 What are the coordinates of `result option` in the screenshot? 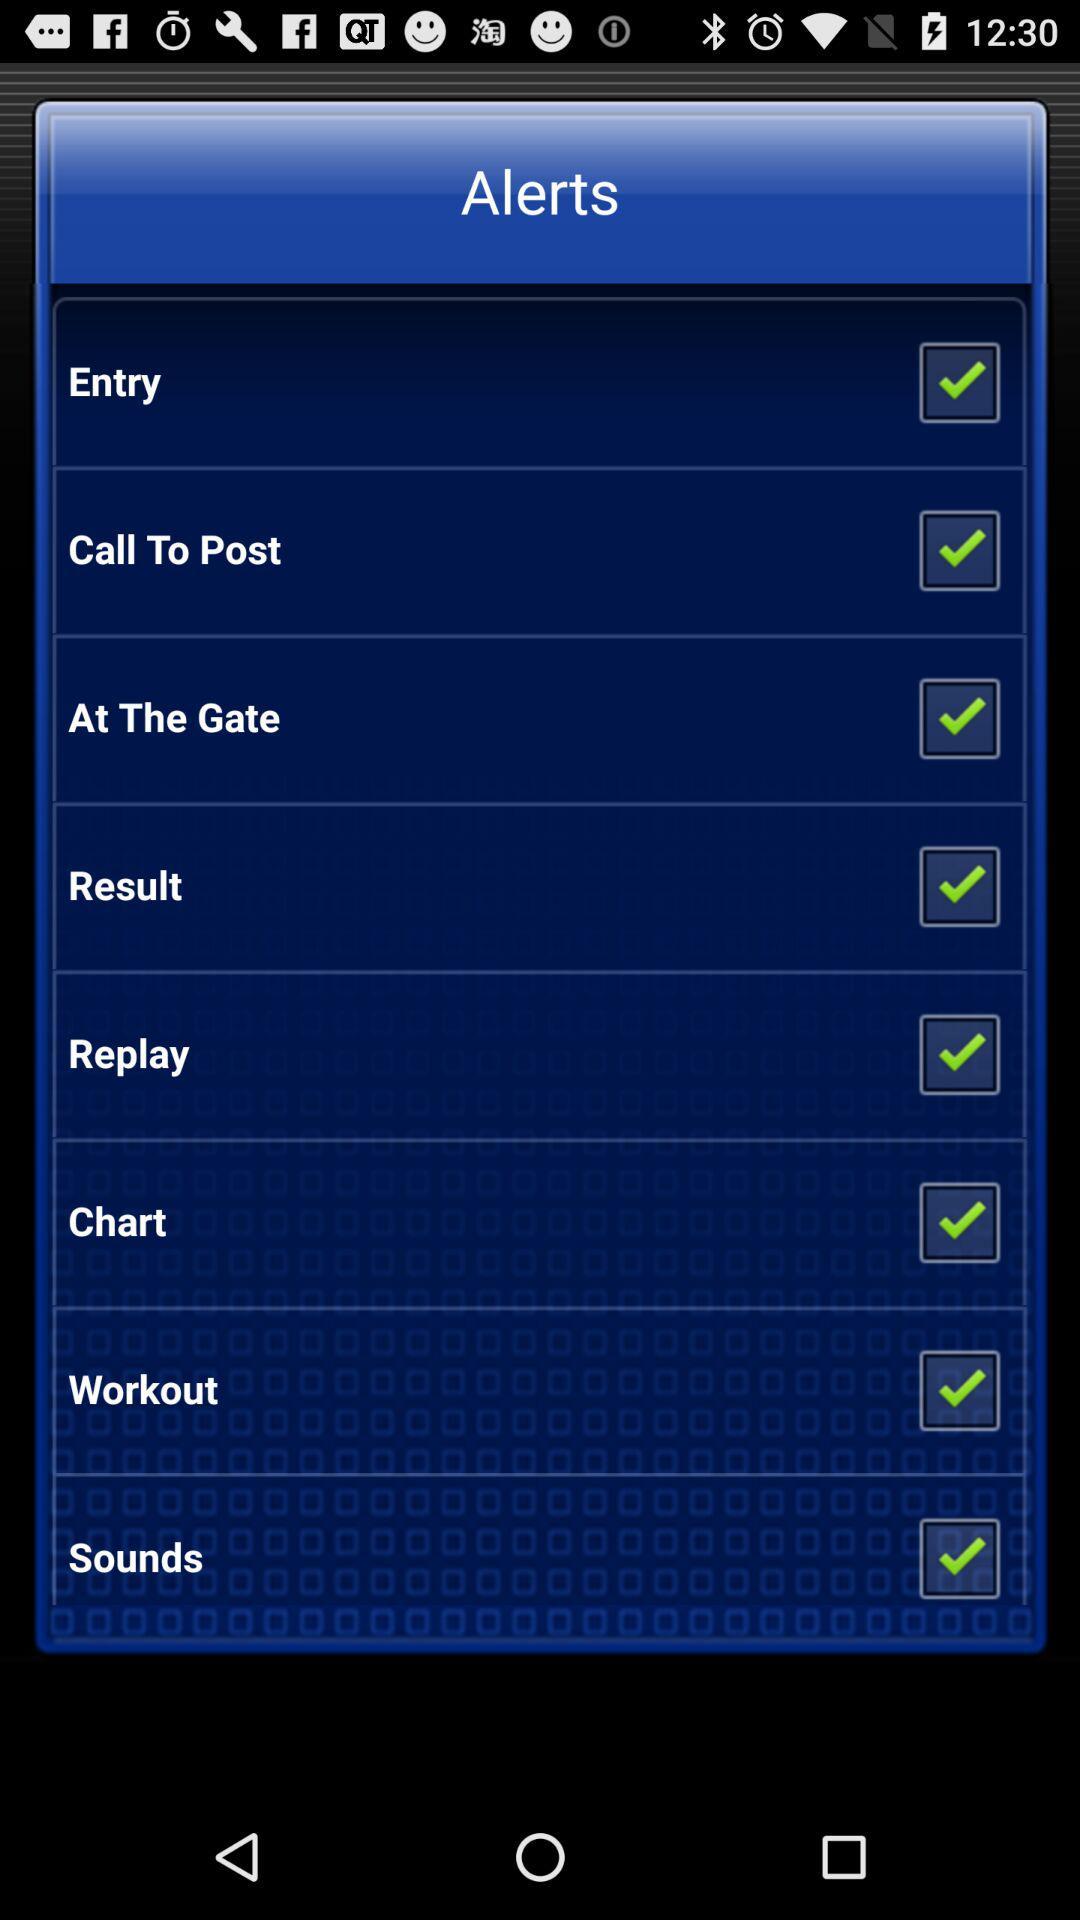 It's located at (957, 883).